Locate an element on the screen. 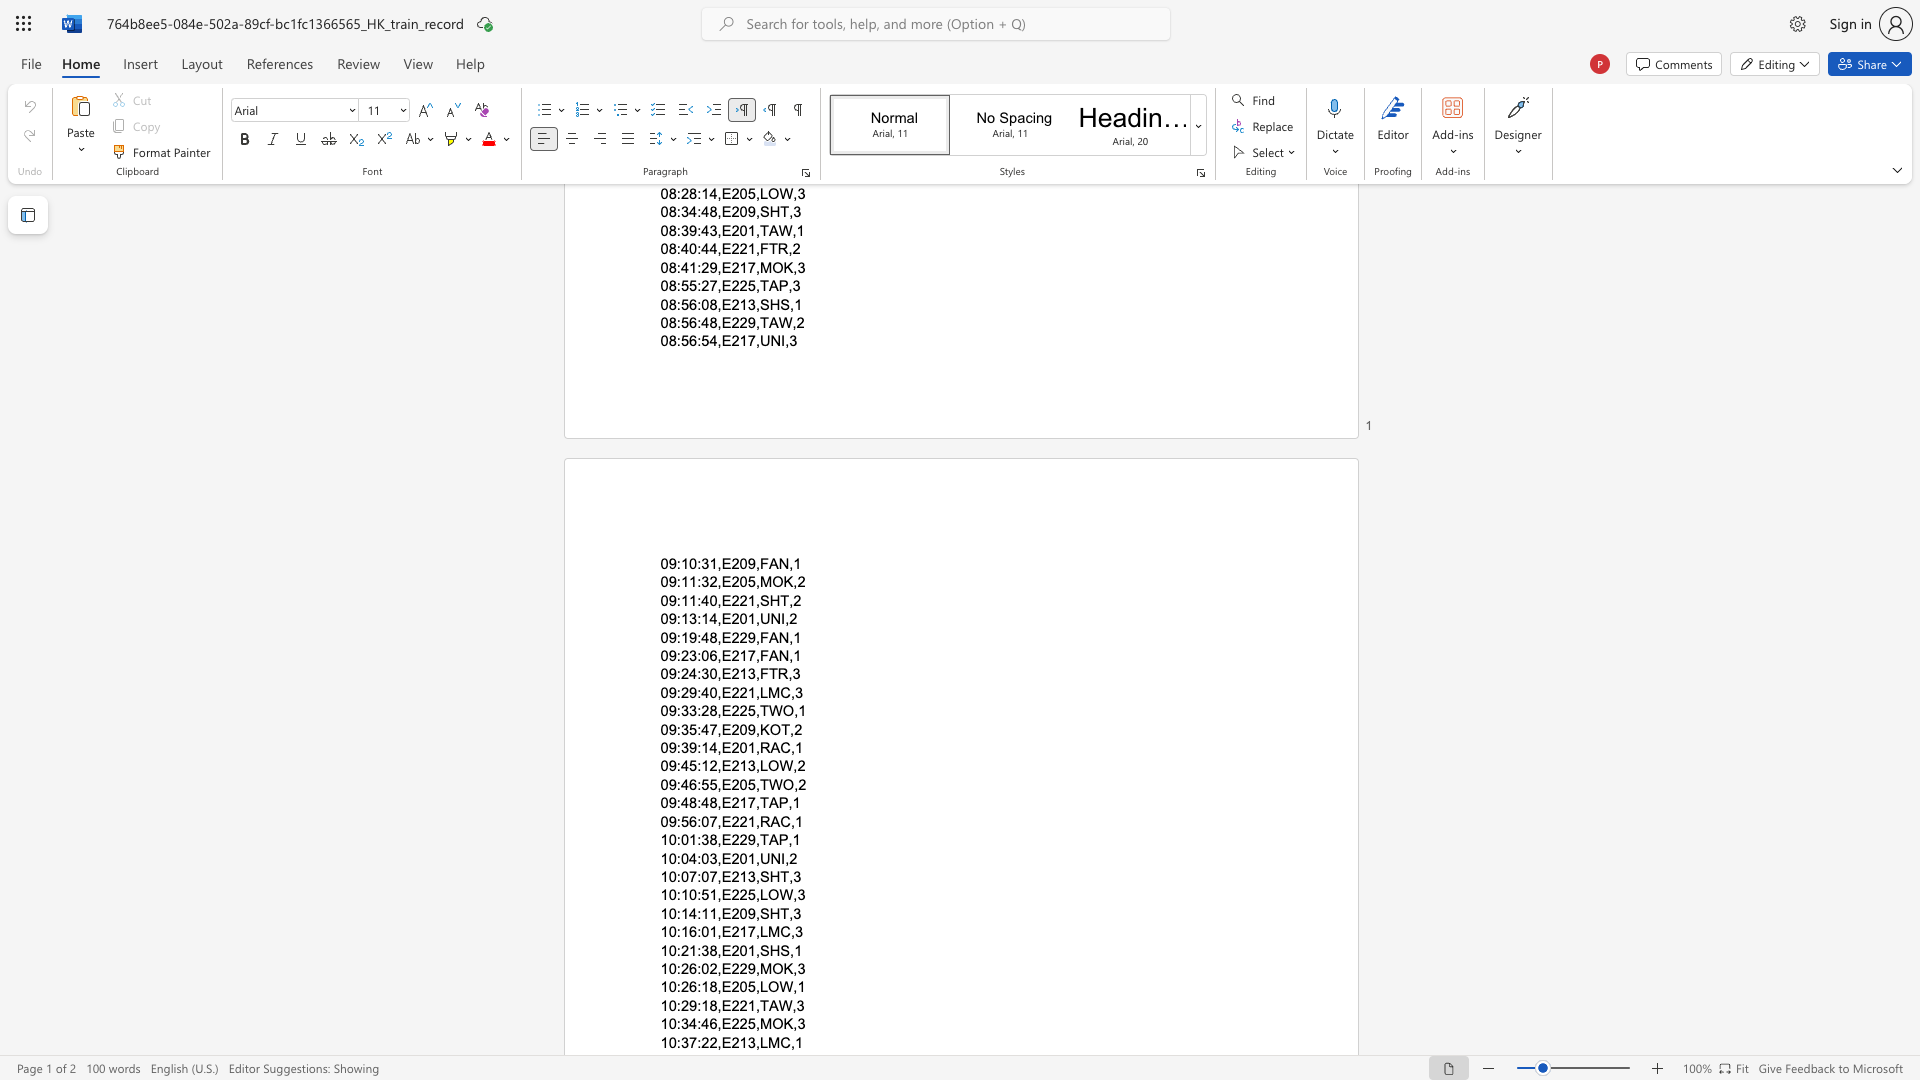 This screenshot has width=1920, height=1080. the subset text ":14,E201,RAC" within the text "09:39:14,E201,RAC,1" is located at coordinates (697, 748).